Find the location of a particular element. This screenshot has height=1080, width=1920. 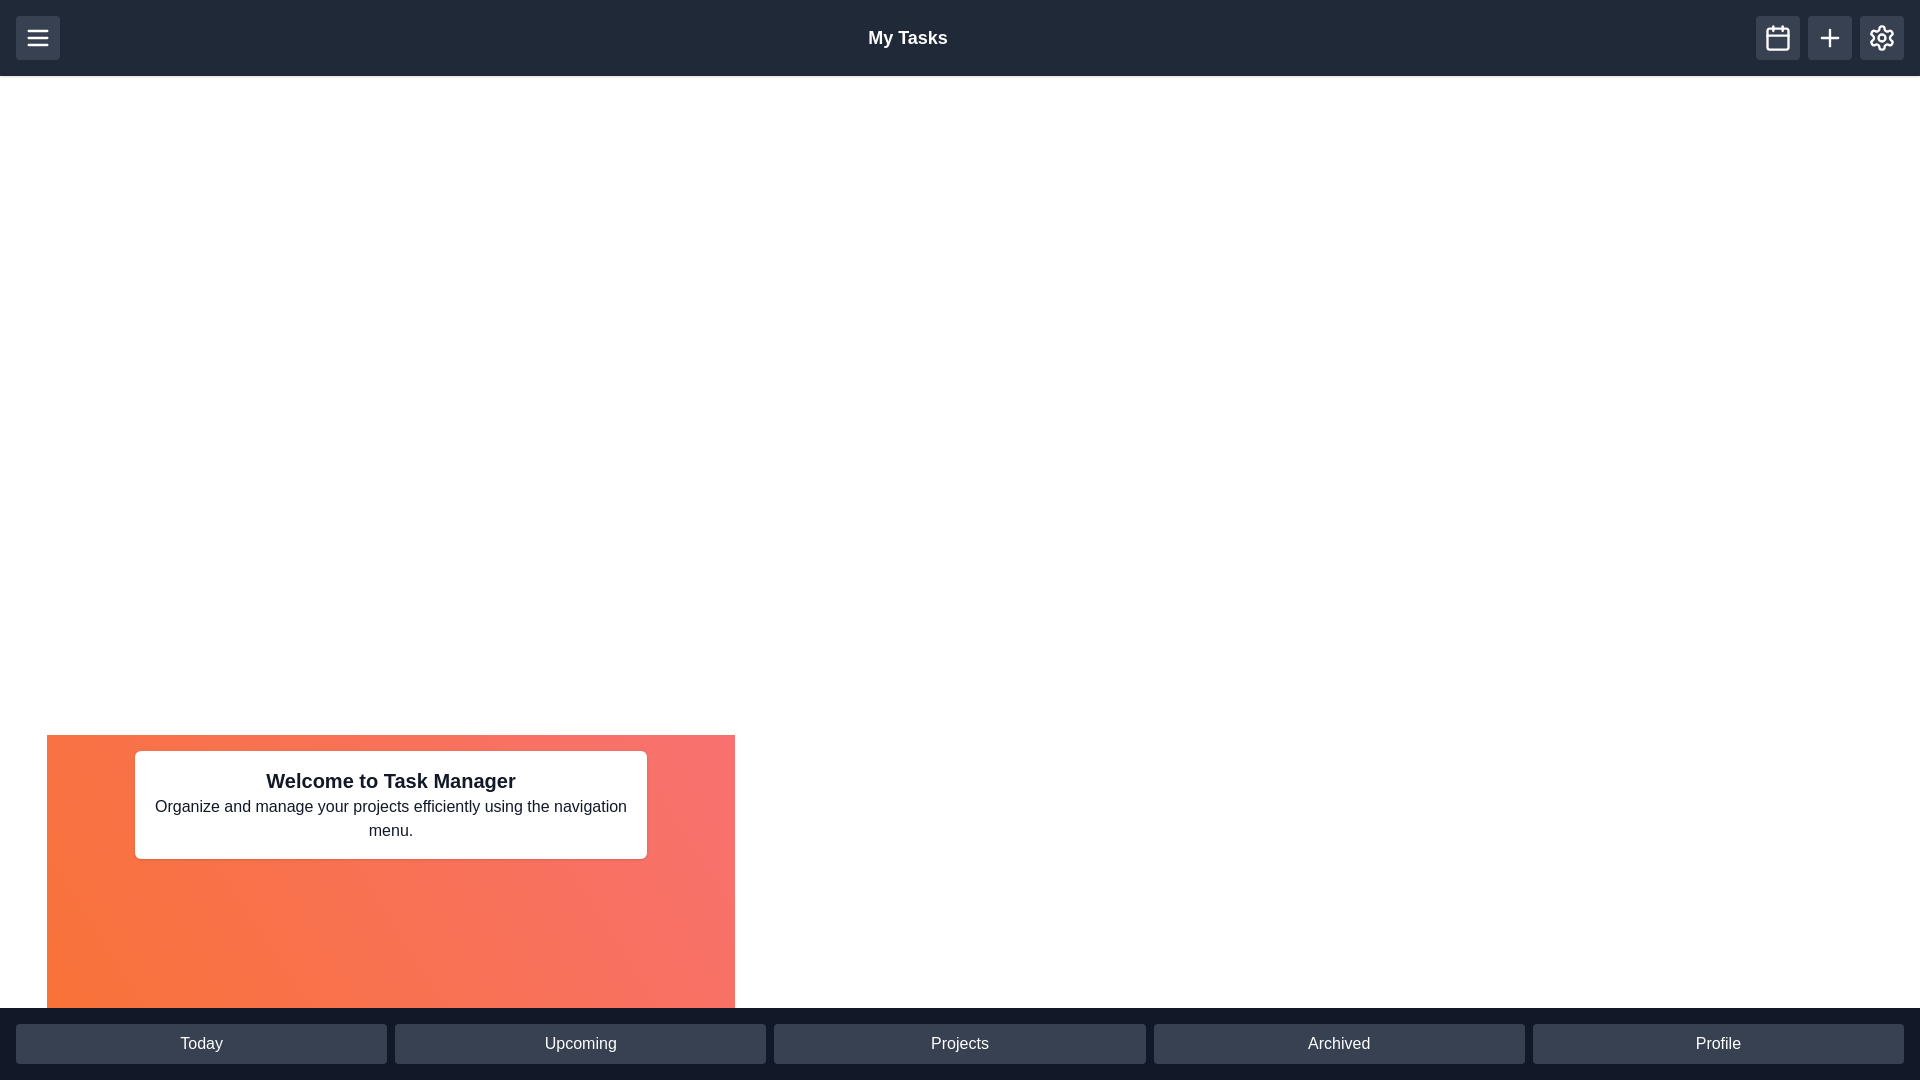

the menu button in the header to toggle the visibility of the menu is located at coordinates (38, 38).